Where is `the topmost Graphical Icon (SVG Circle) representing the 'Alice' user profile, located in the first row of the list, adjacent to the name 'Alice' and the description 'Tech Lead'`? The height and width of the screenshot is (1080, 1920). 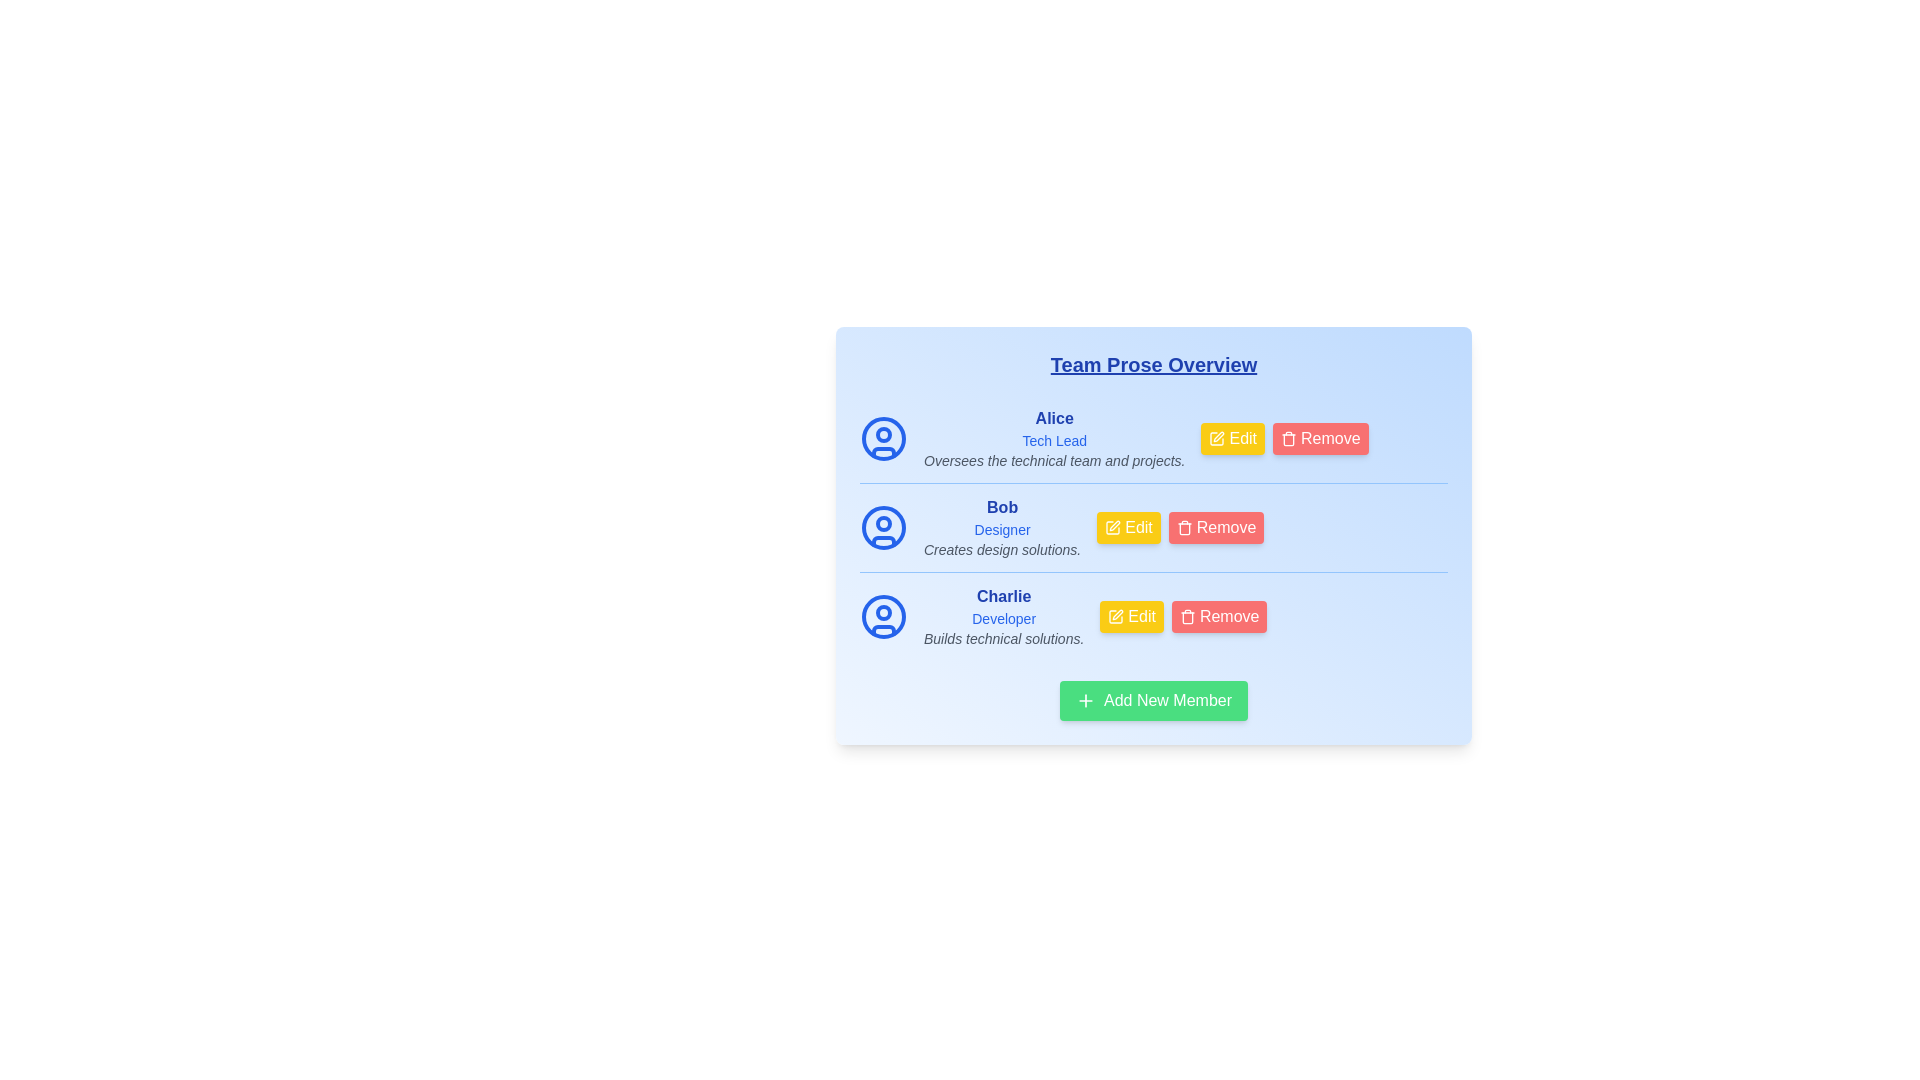
the topmost Graphical Icon (SVG Circle) representing the 'Alice' user profile, located in the first row of the list, adjacent to the name 'Alice' and the description 'Tech Lead' is located at coordinates (882, 438).